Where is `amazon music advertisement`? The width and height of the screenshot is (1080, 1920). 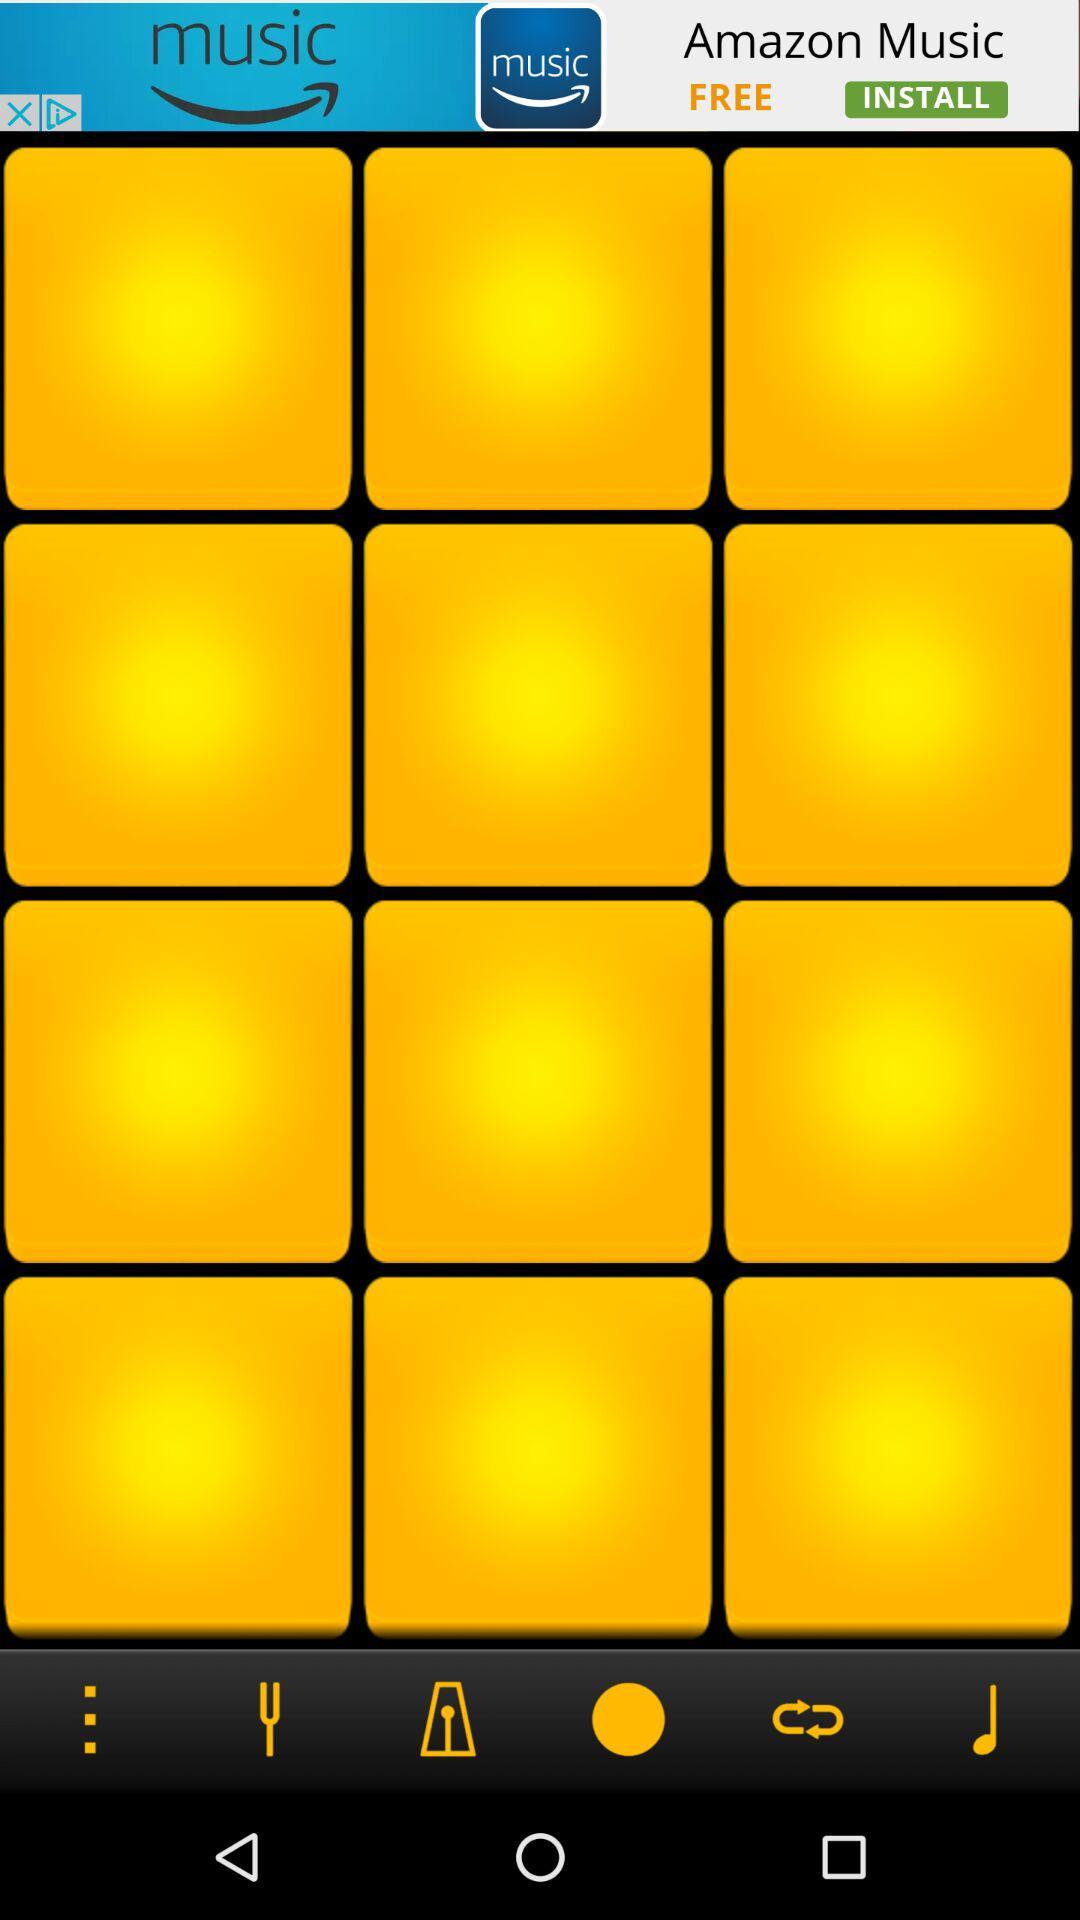
amazon music advertisement is located at coordinates (540, 65).